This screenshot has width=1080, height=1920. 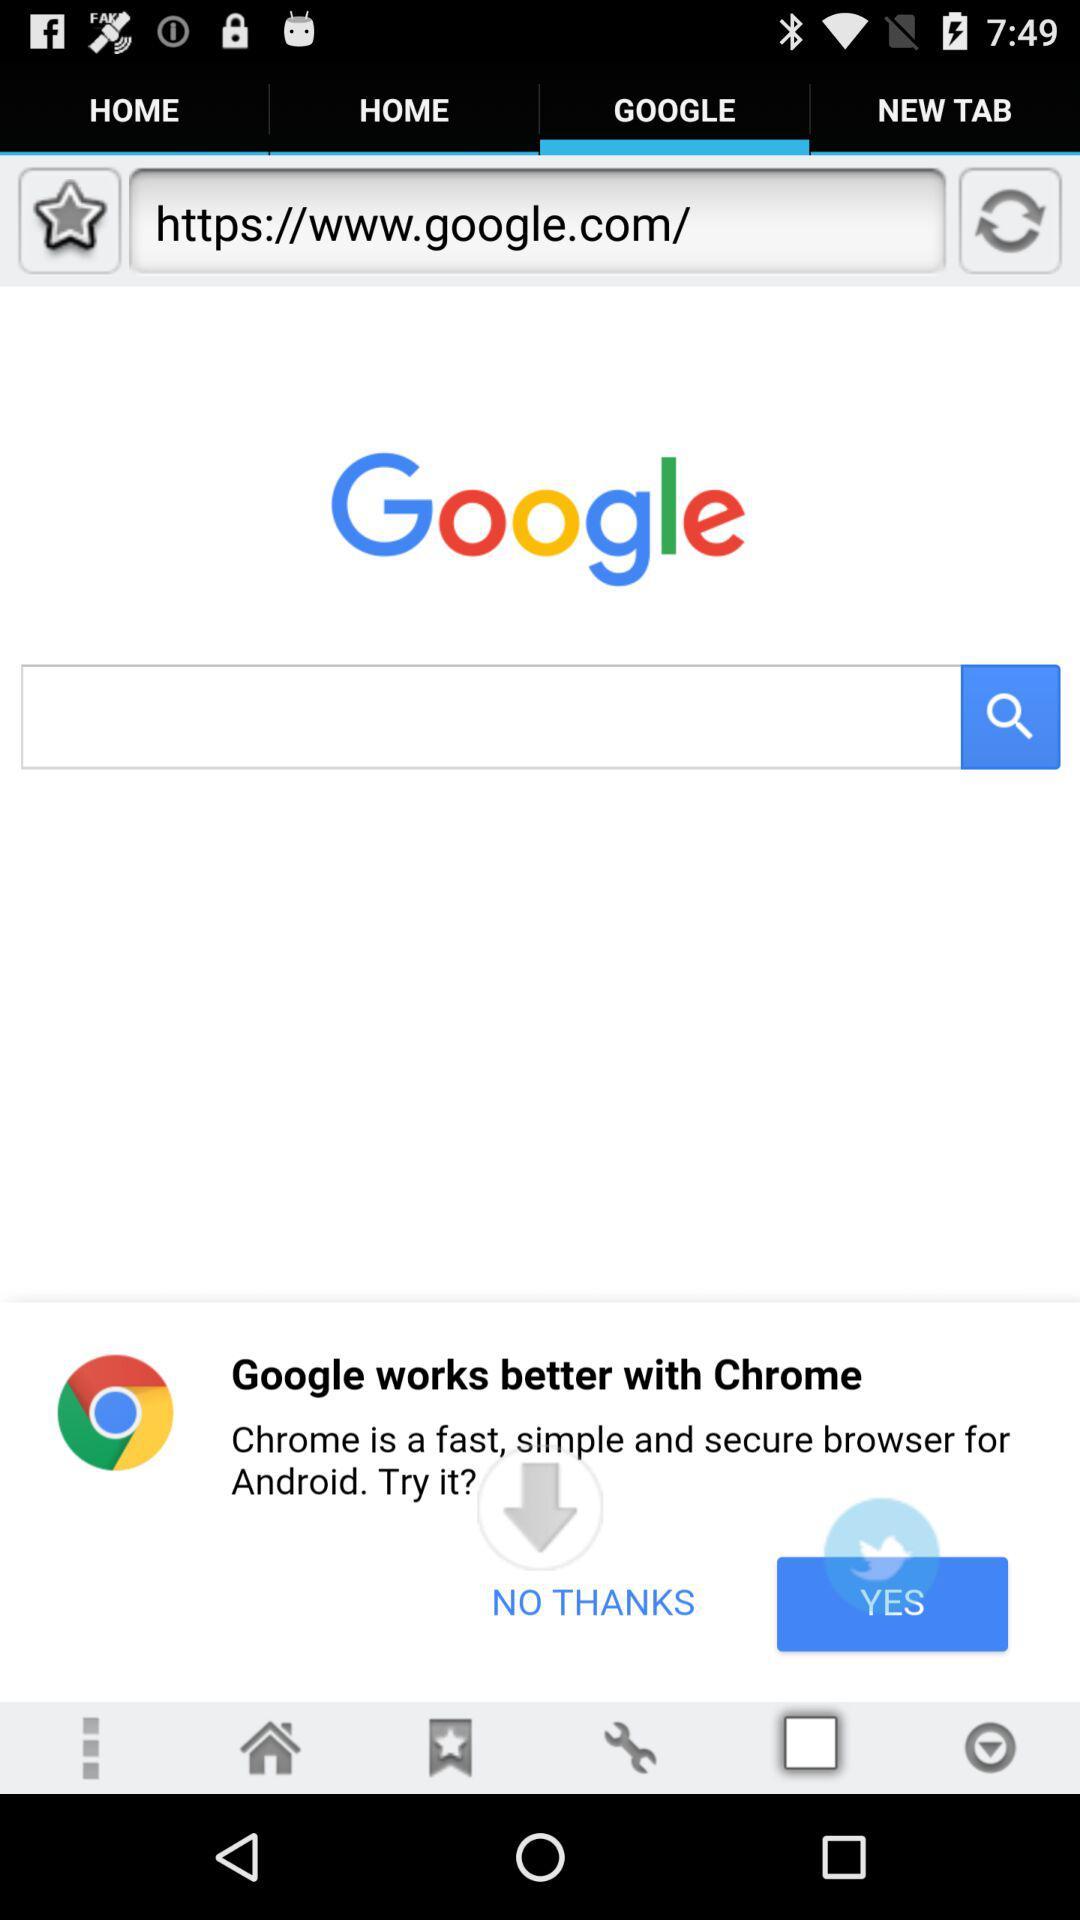 I want to click on settings, so click(x=628, y=1746).